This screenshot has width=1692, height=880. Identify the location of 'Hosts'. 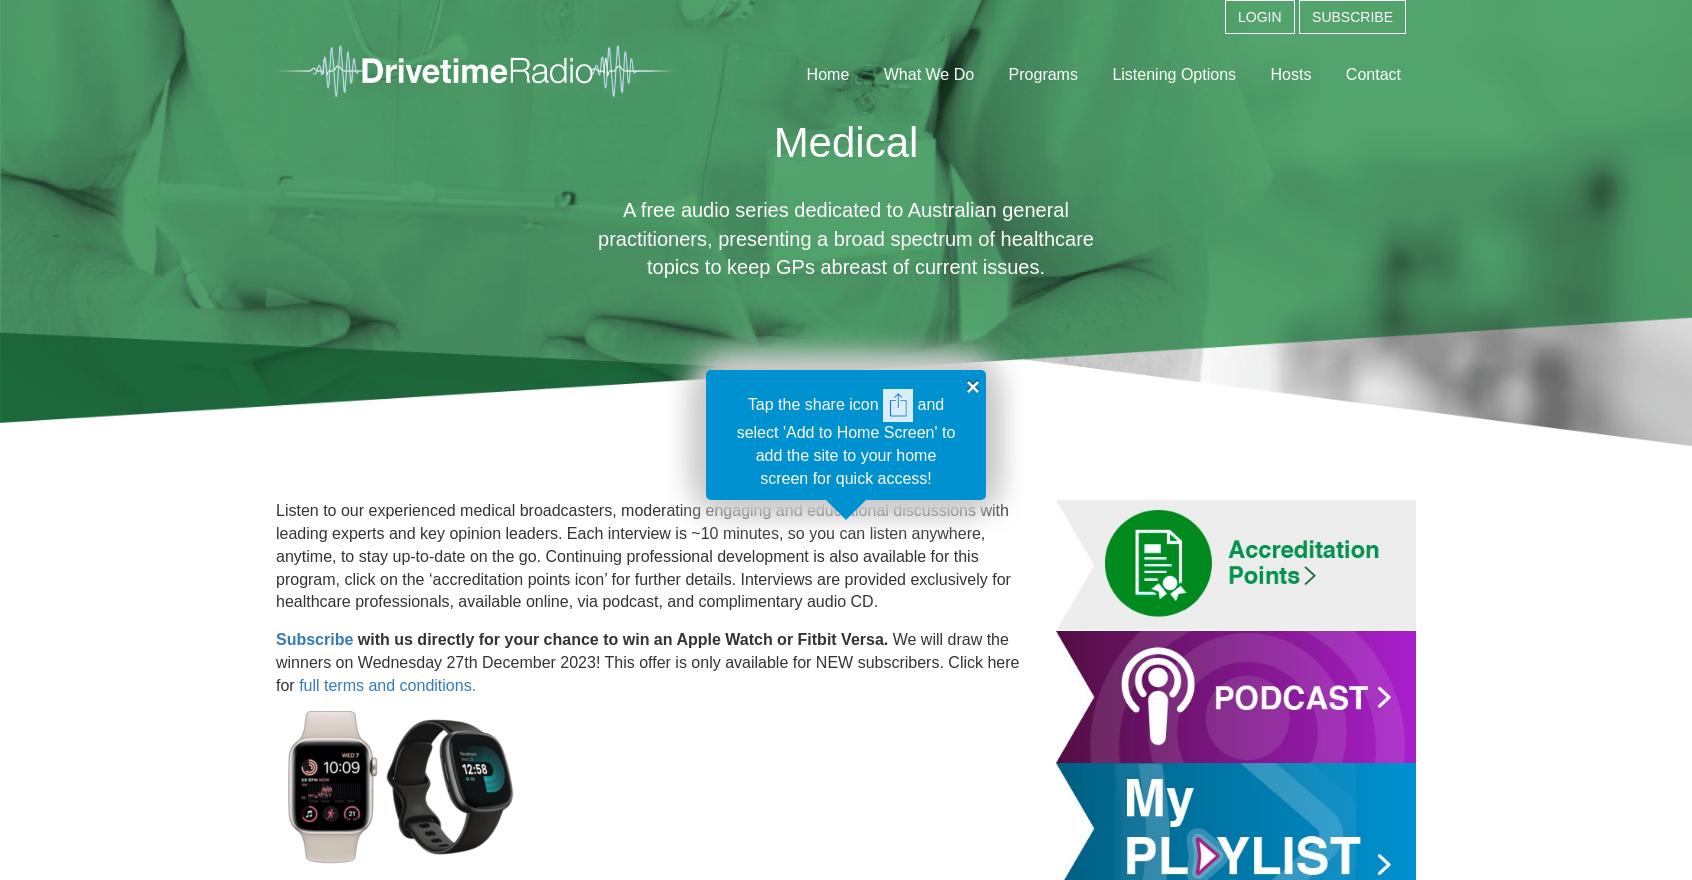
(1289, 73).